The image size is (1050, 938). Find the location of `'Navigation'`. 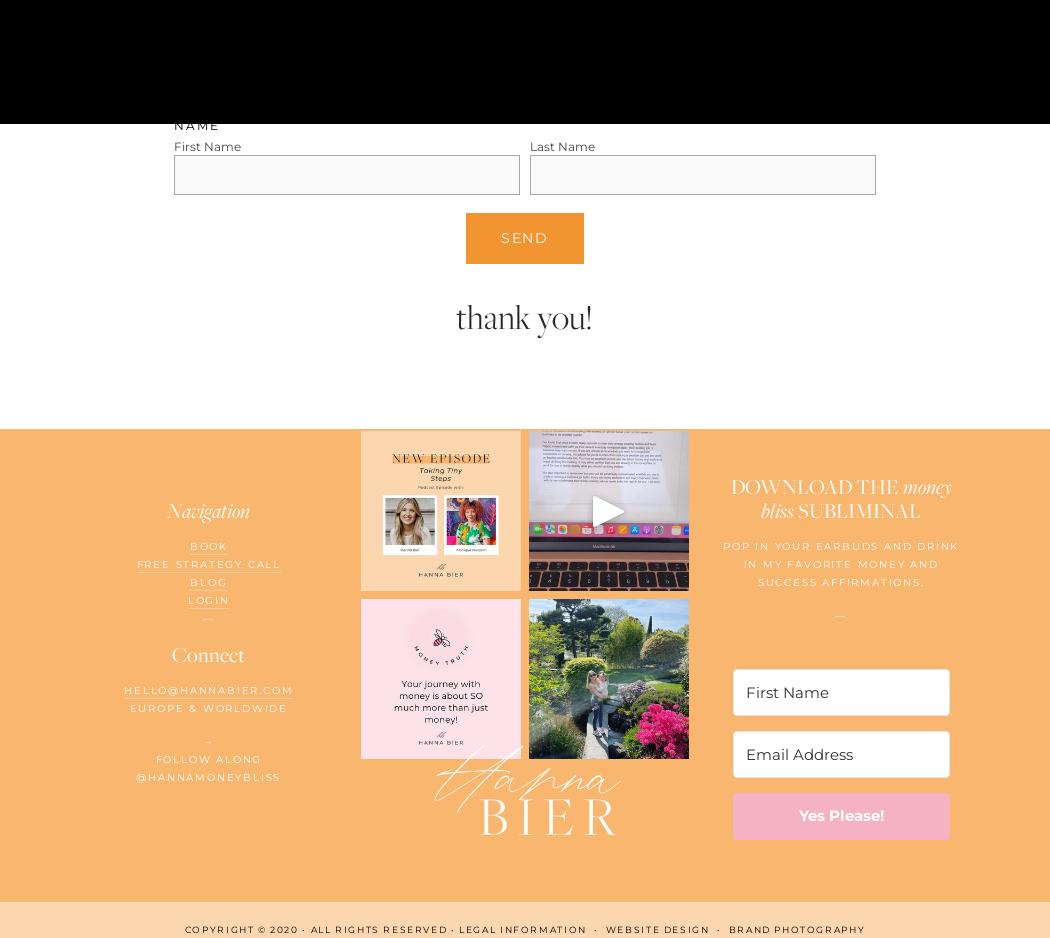

'Navigation' is located at coordinates (207, 508).